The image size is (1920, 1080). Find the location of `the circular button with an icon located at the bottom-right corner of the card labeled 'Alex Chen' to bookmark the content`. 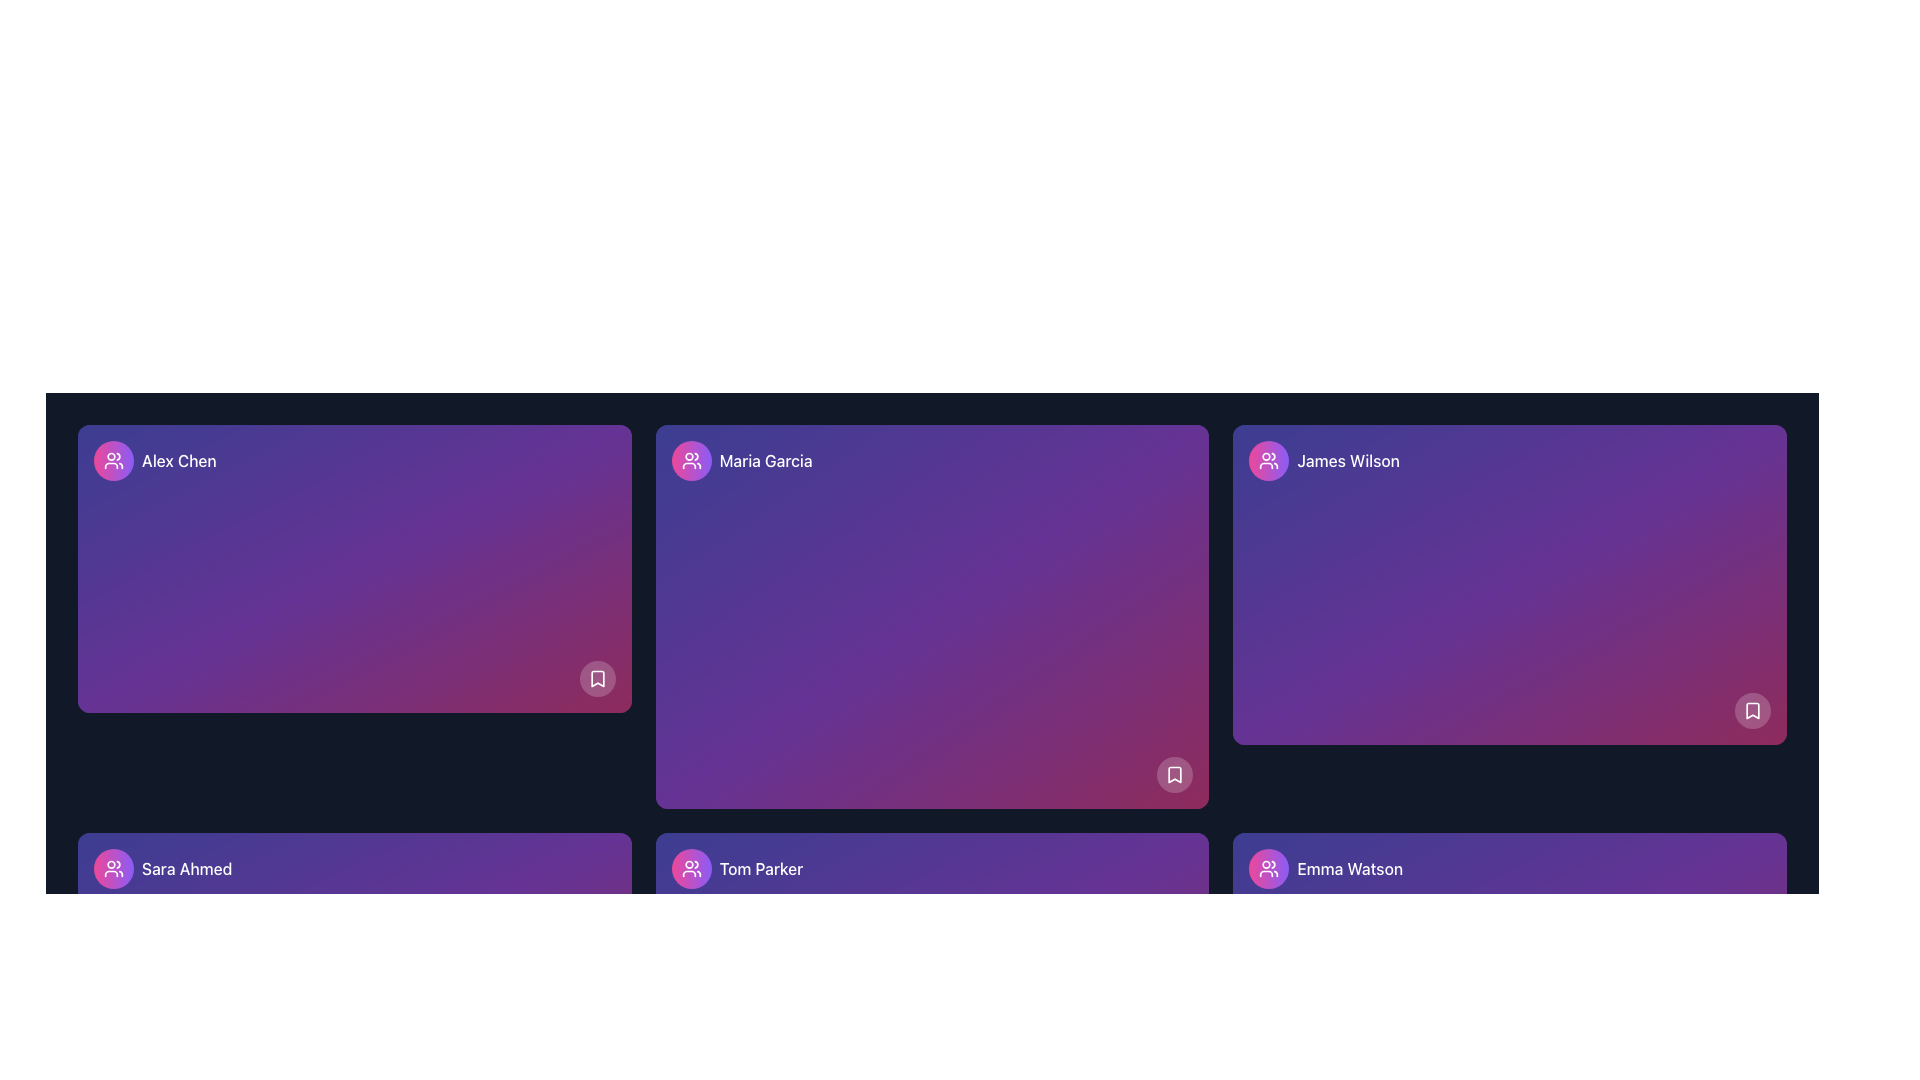

the circular button with an icon located at the bottom-right corner of the card labeled 'Alex Chen' to bookmark the content is located at coordinates (596, 677).